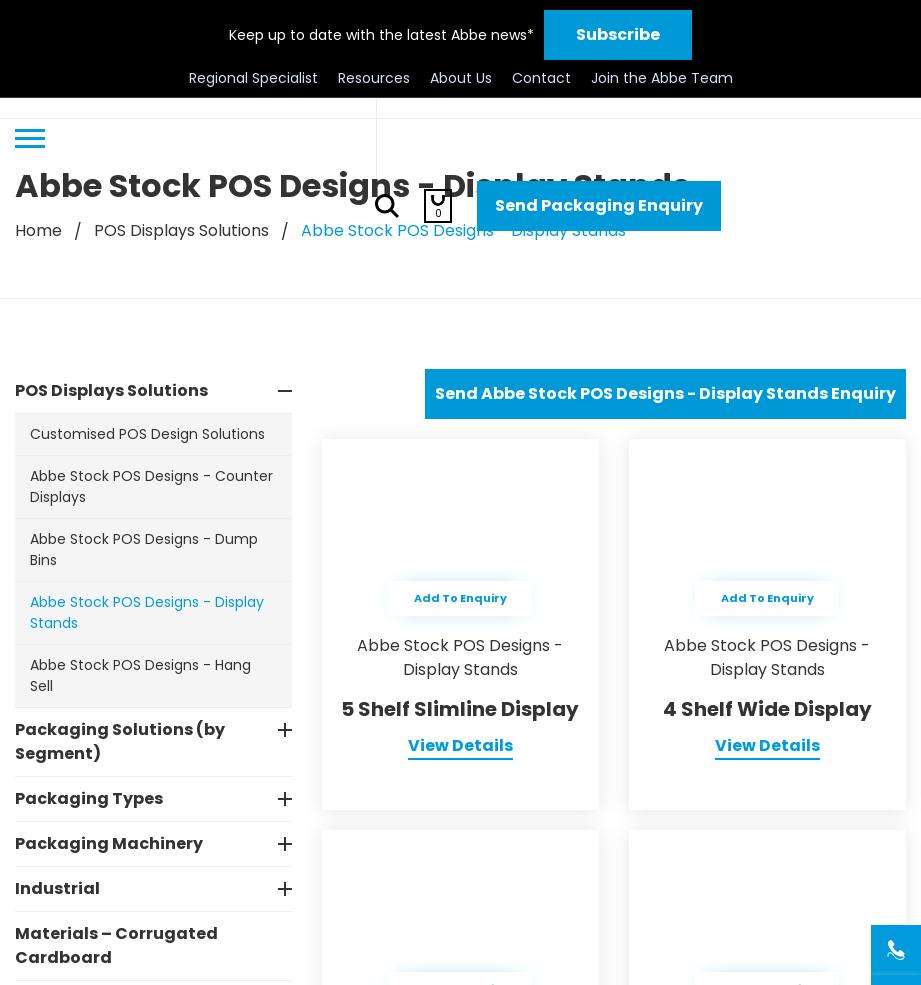 This screenshot has width=921, height=985. I want to click on 'Packaging Solutions (by Segment)', so click(15, 741).